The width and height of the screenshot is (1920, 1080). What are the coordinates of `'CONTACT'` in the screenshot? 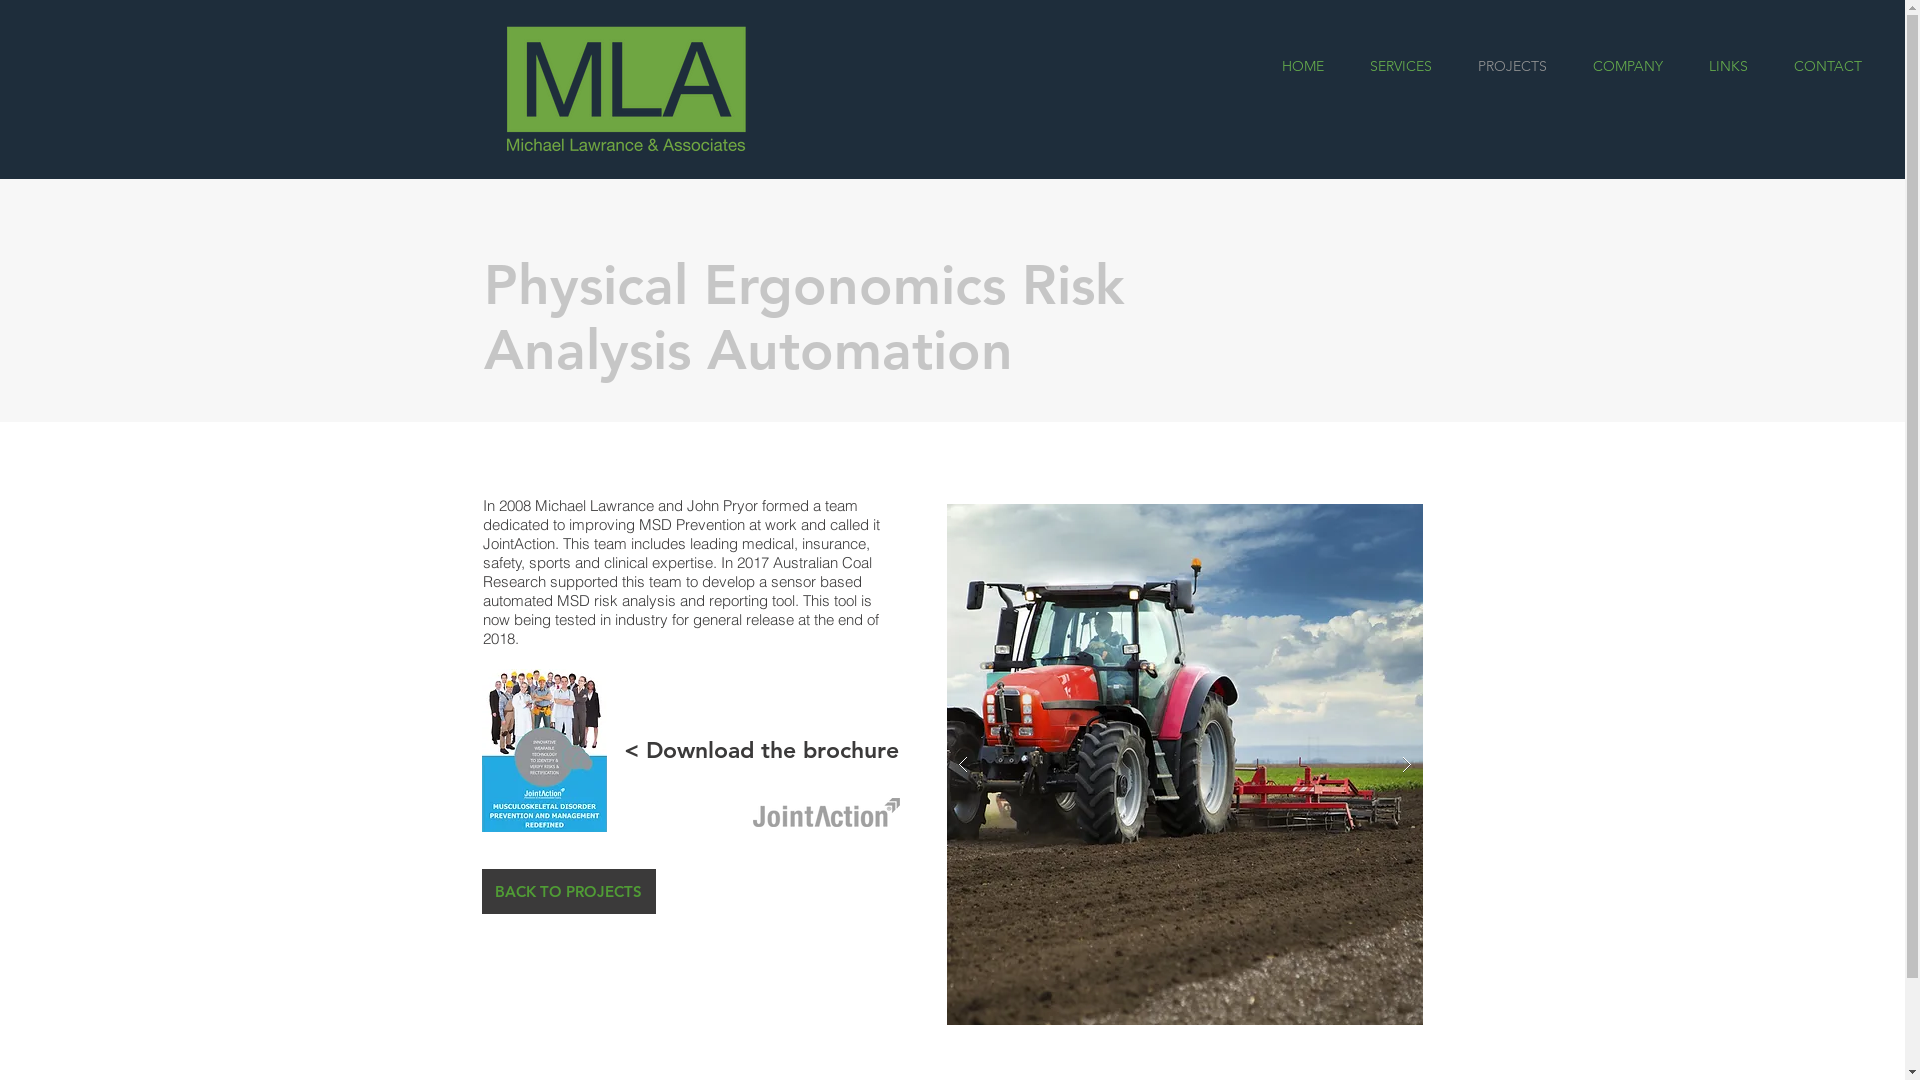 It's located at (1828, 65).